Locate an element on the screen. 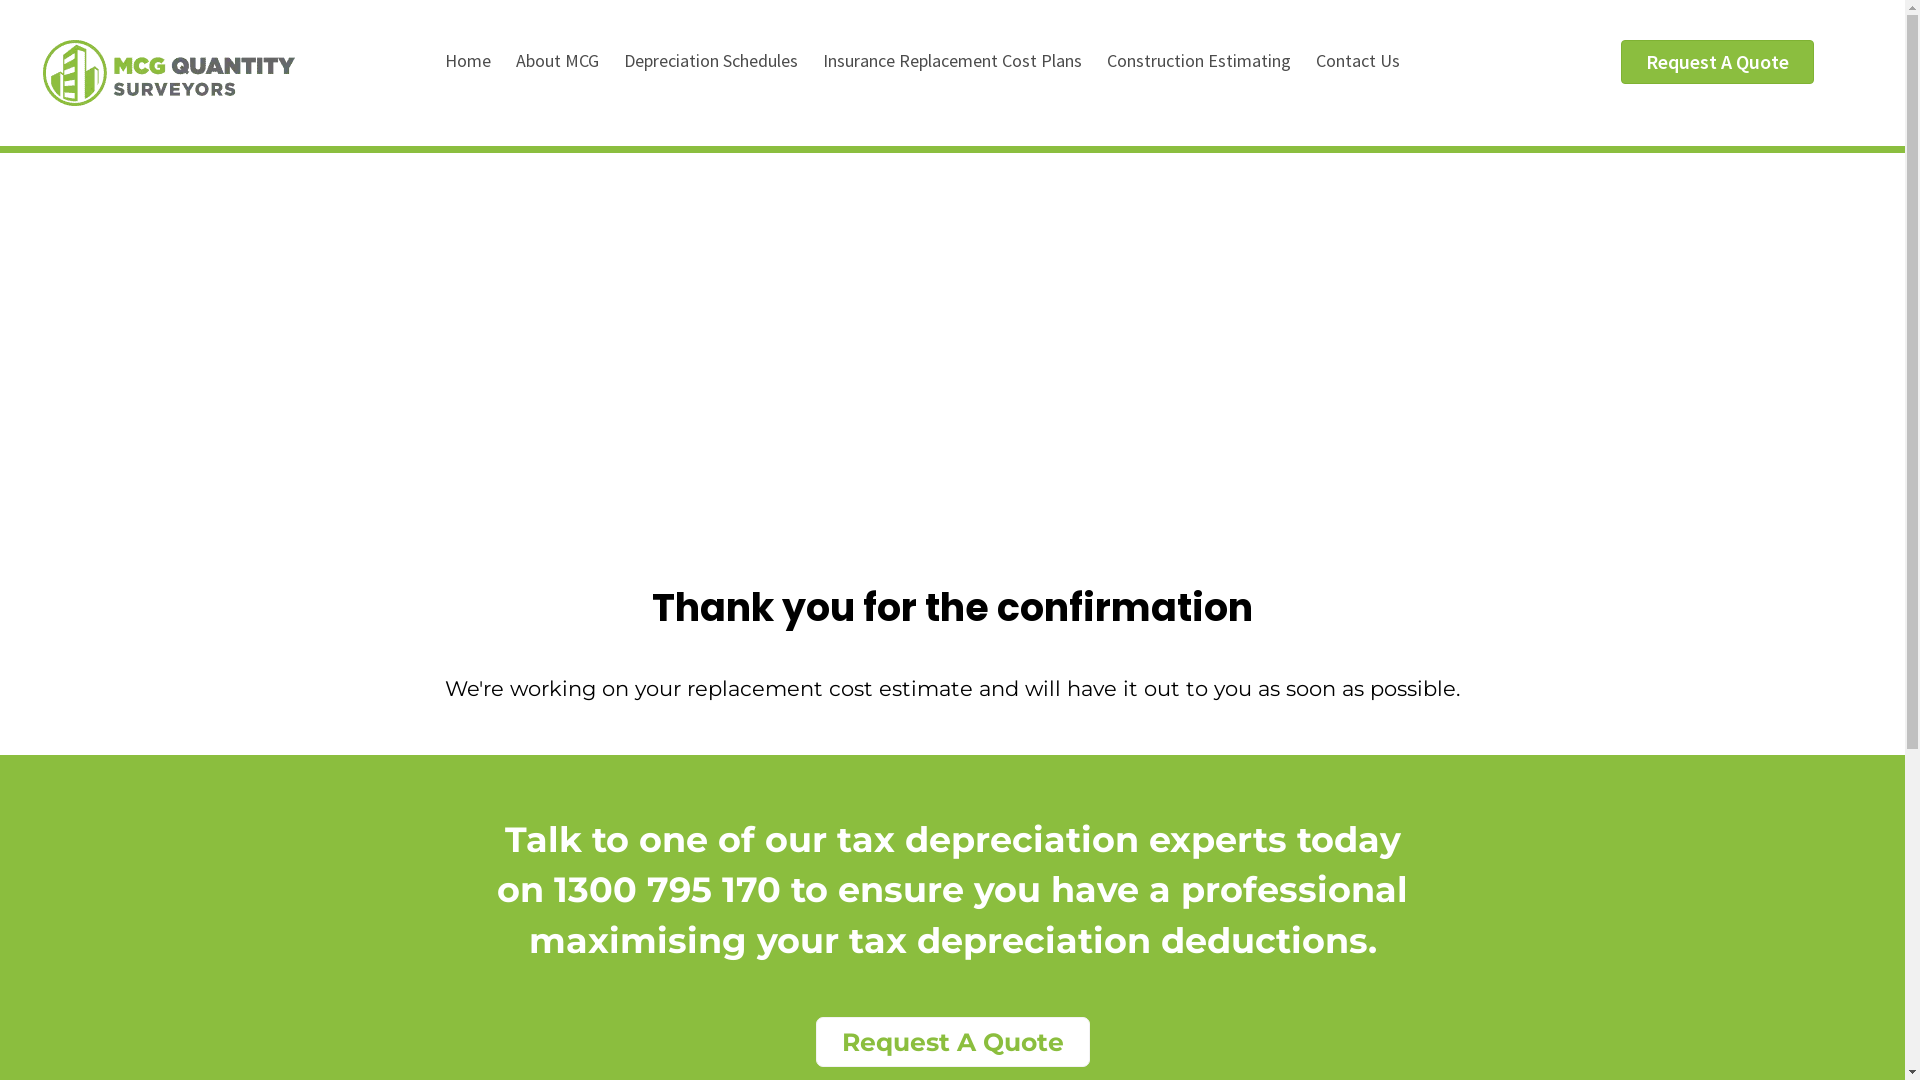 The width and height of the screenshot is (1920, 1080). 'Construction Estimating' is located at coordinates (1209, 58).